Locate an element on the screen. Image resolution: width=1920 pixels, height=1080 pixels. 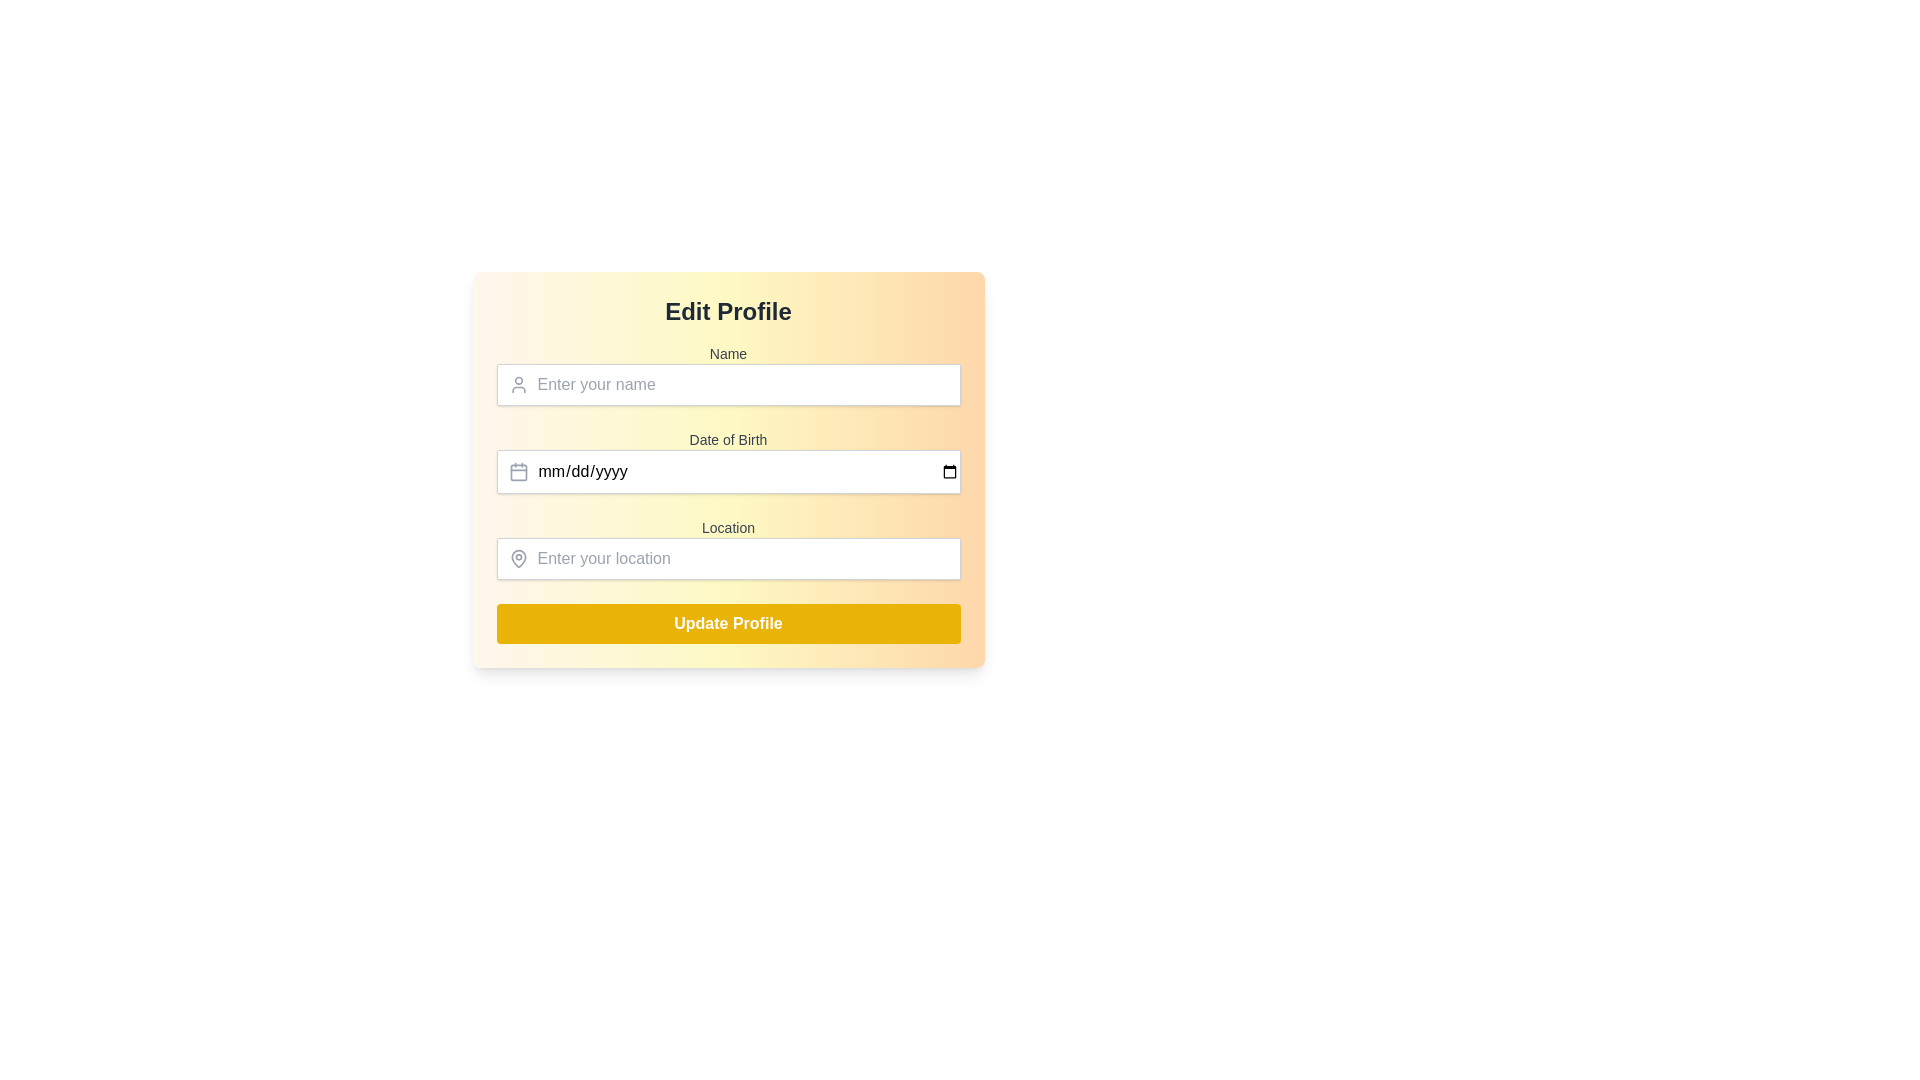
the text label displaying 'Name', which is located at the top of the profile editing form, above the name input field is located at coordinates (727, 353).